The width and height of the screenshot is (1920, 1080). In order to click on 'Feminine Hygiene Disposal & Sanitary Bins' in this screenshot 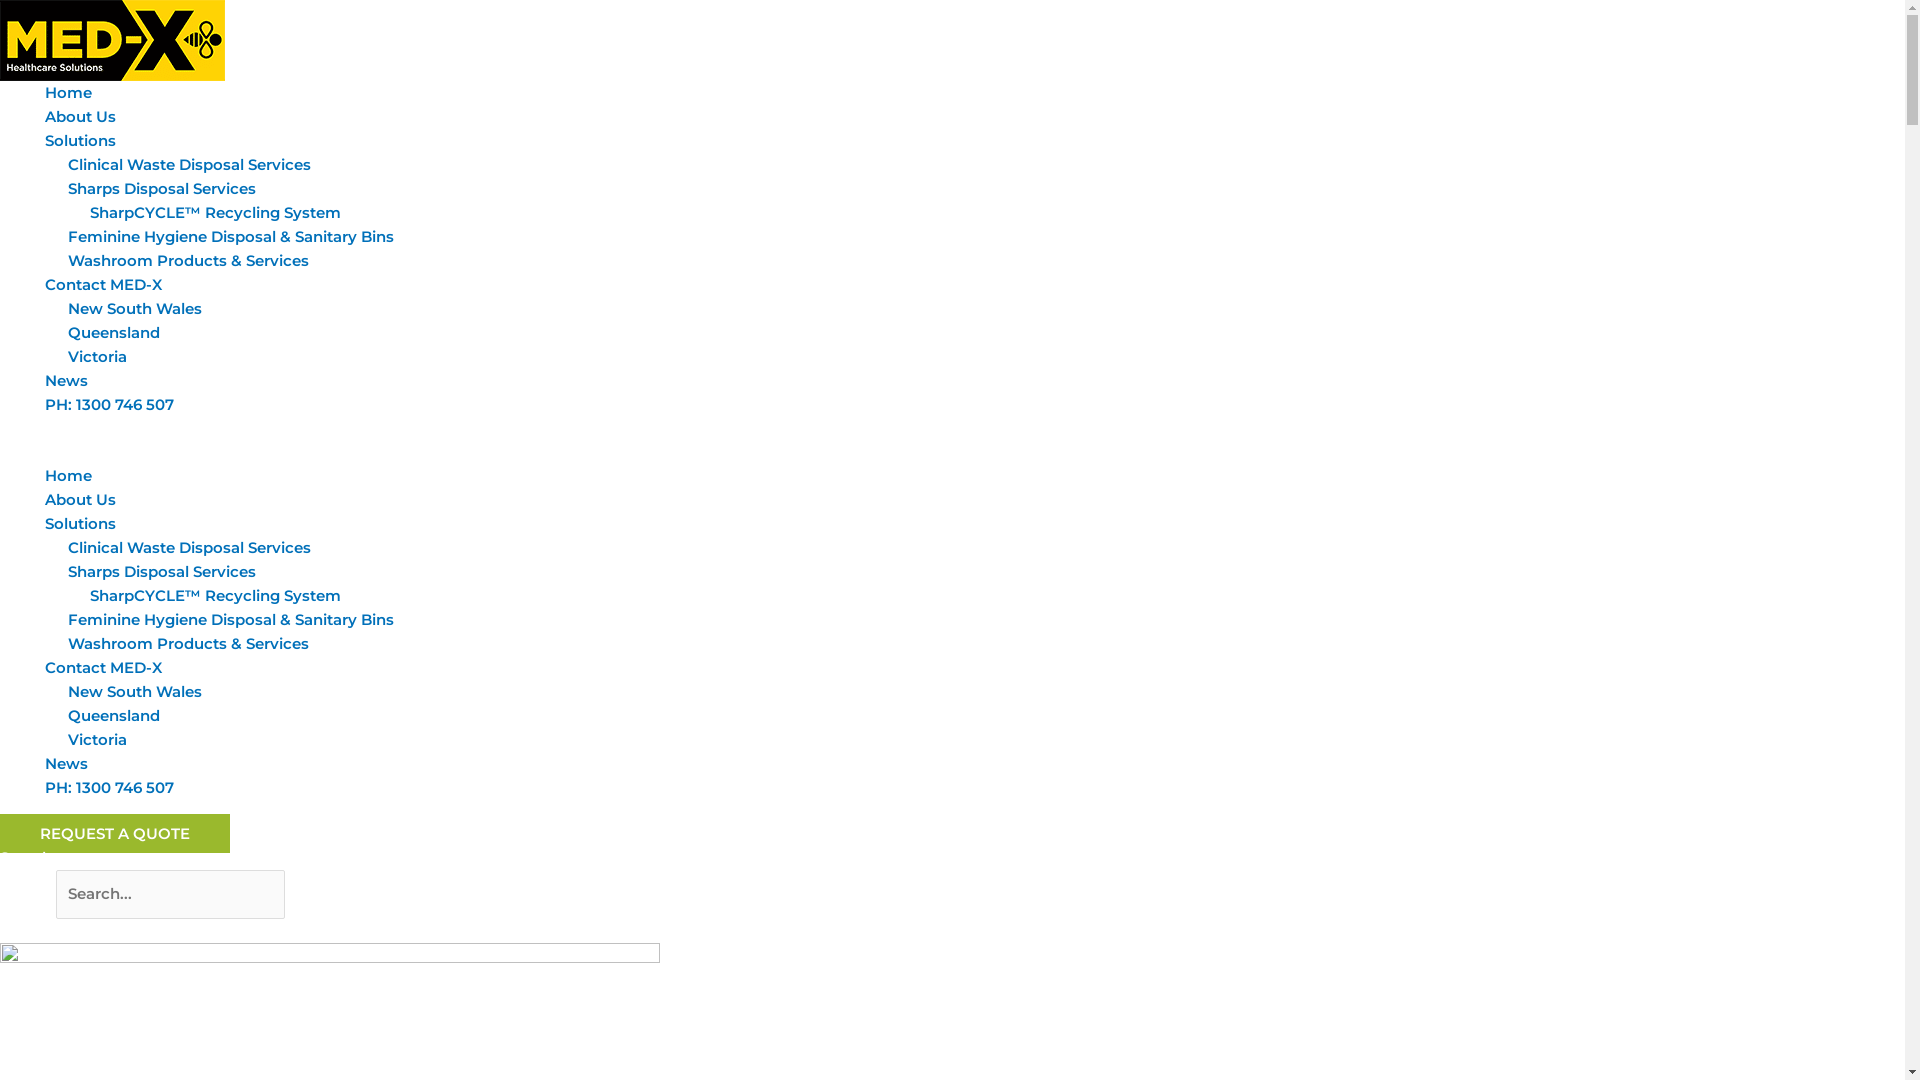, I will do `click(230, 618)`.